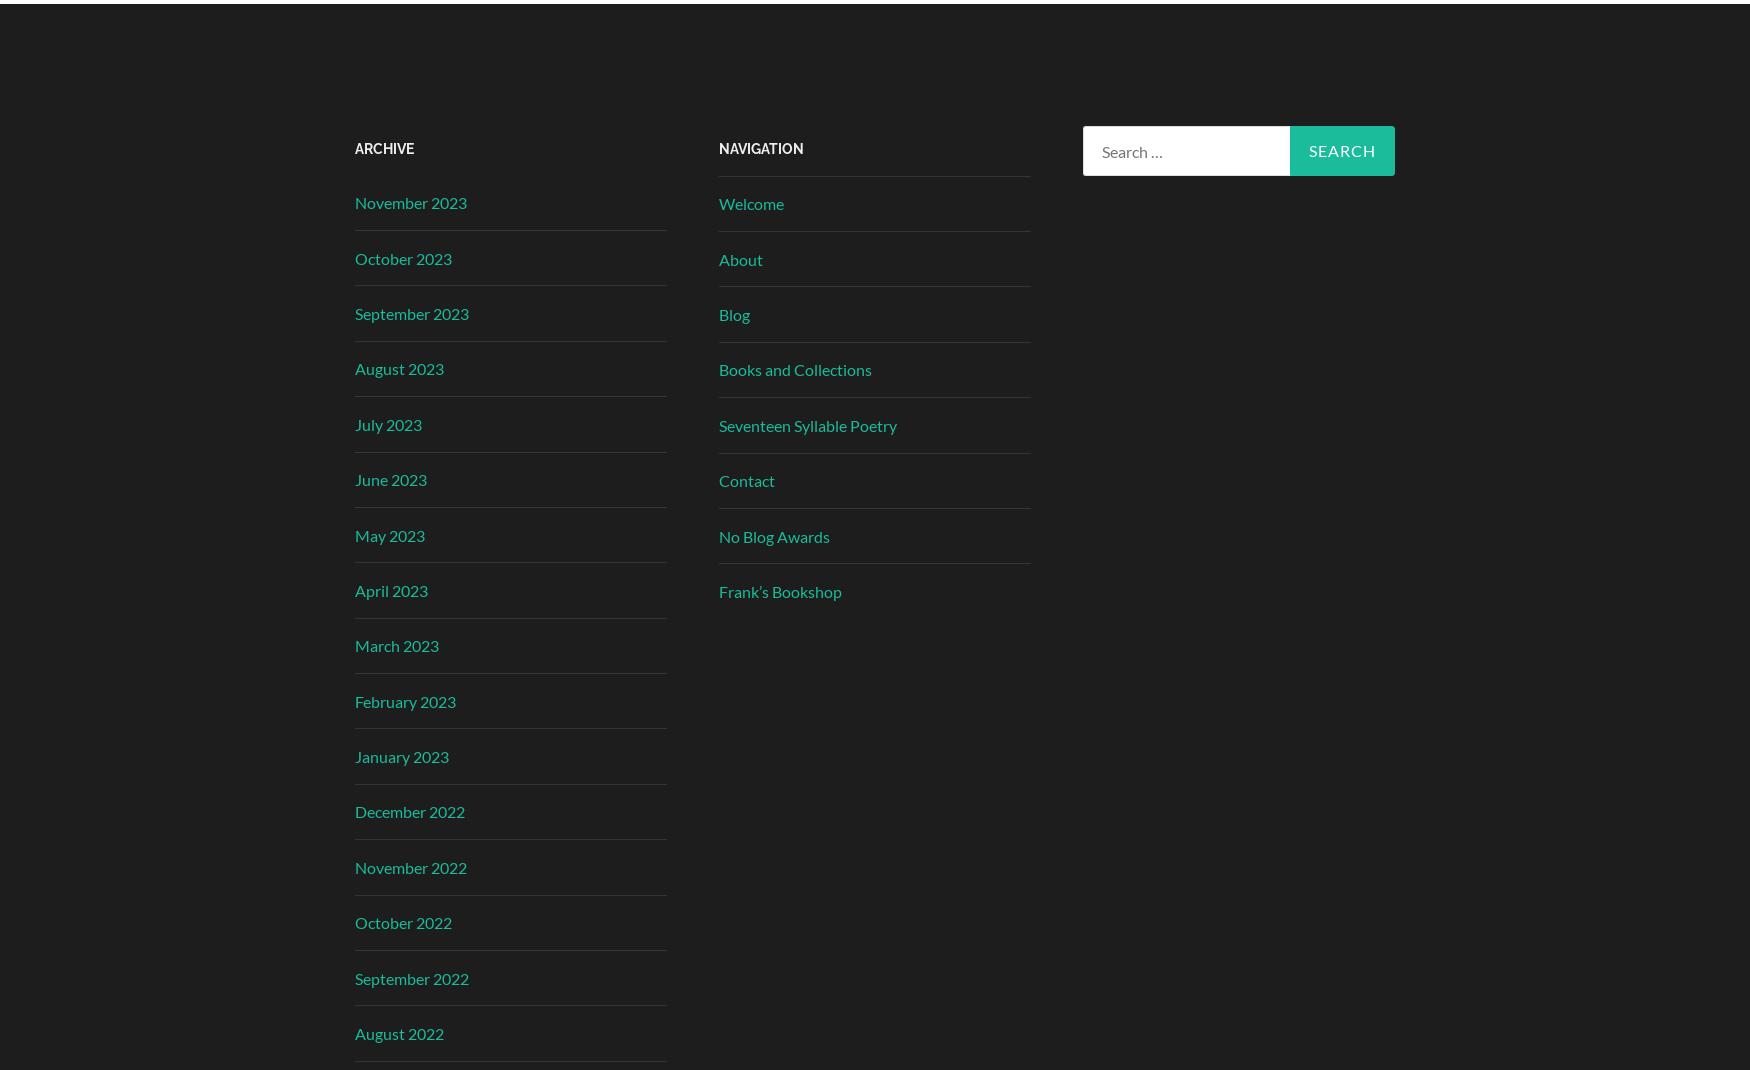  I want to click on 'Welcome', so click(750, 202).